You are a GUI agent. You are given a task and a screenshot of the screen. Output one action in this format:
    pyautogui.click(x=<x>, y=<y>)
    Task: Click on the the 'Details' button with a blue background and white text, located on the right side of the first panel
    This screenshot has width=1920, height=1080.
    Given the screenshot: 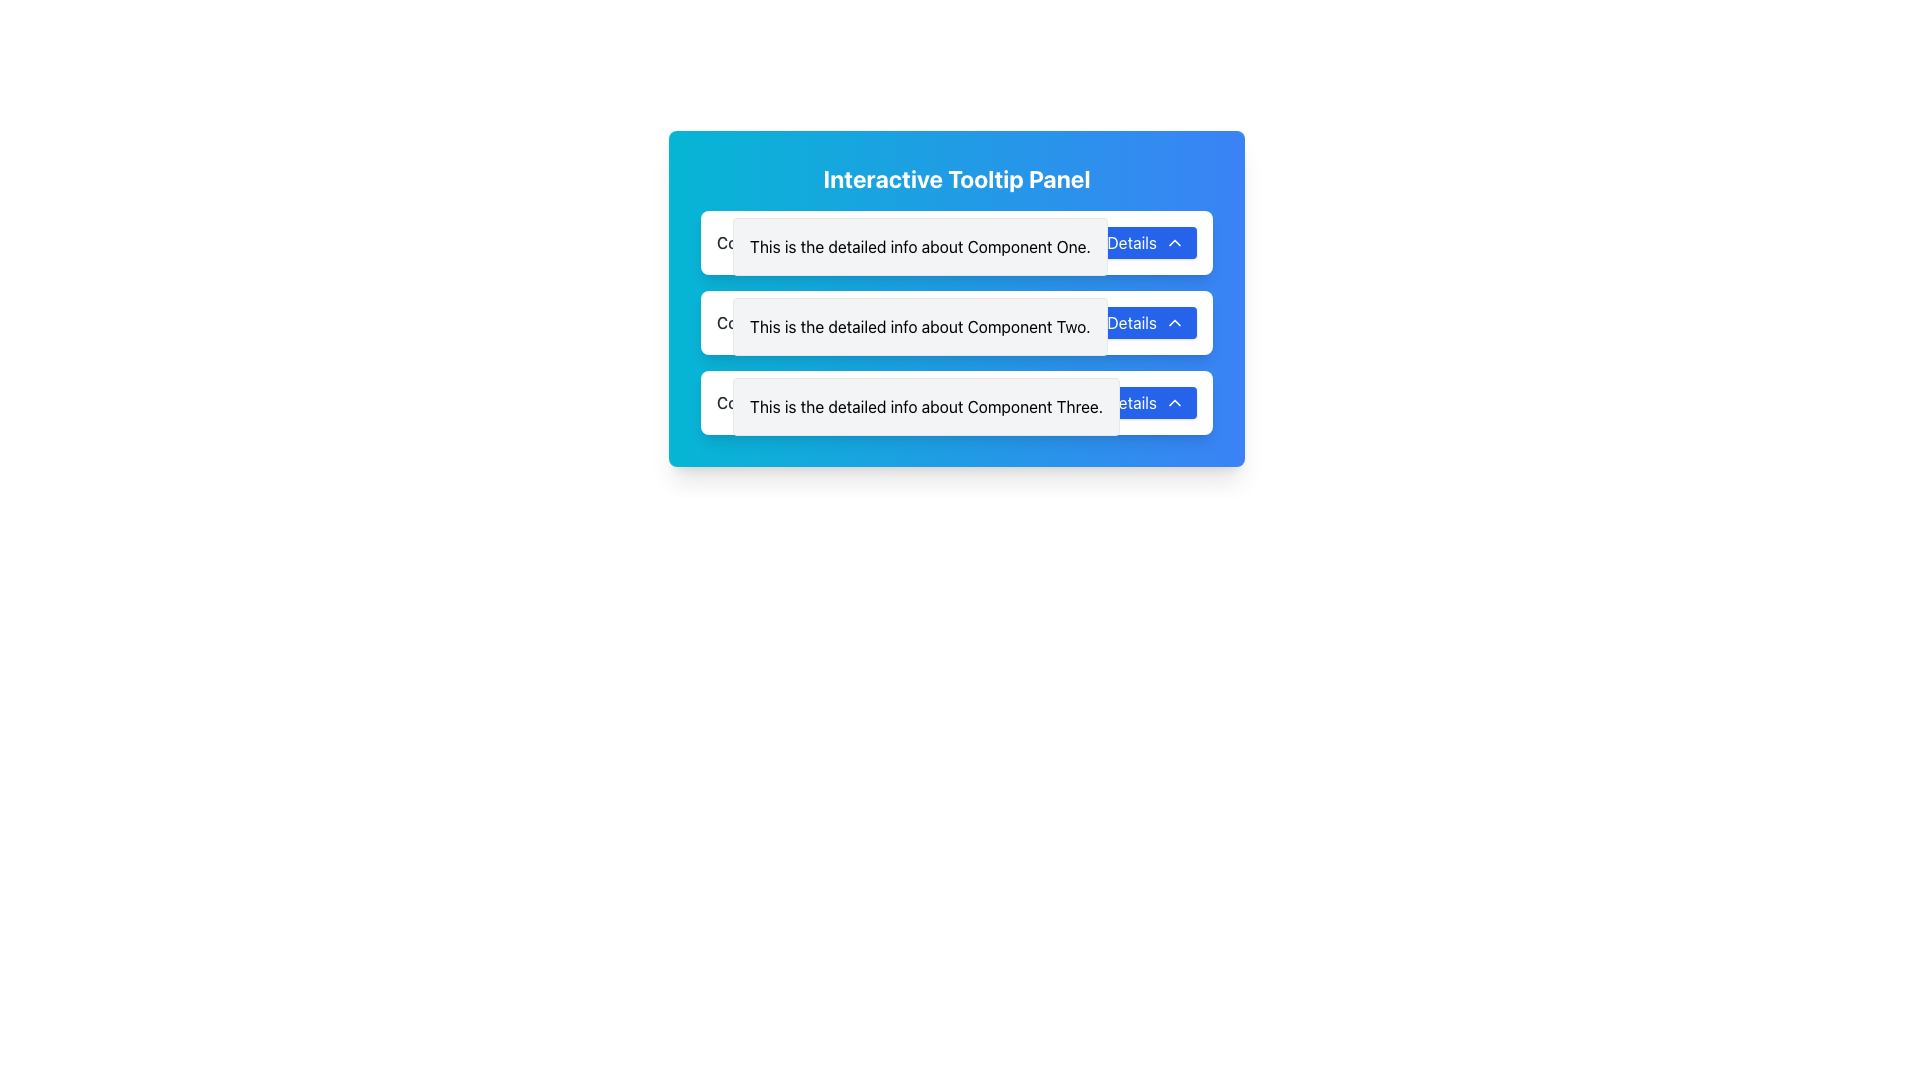 What is the action you would take?
    pyautogui.click(x=1146, y=242)
    